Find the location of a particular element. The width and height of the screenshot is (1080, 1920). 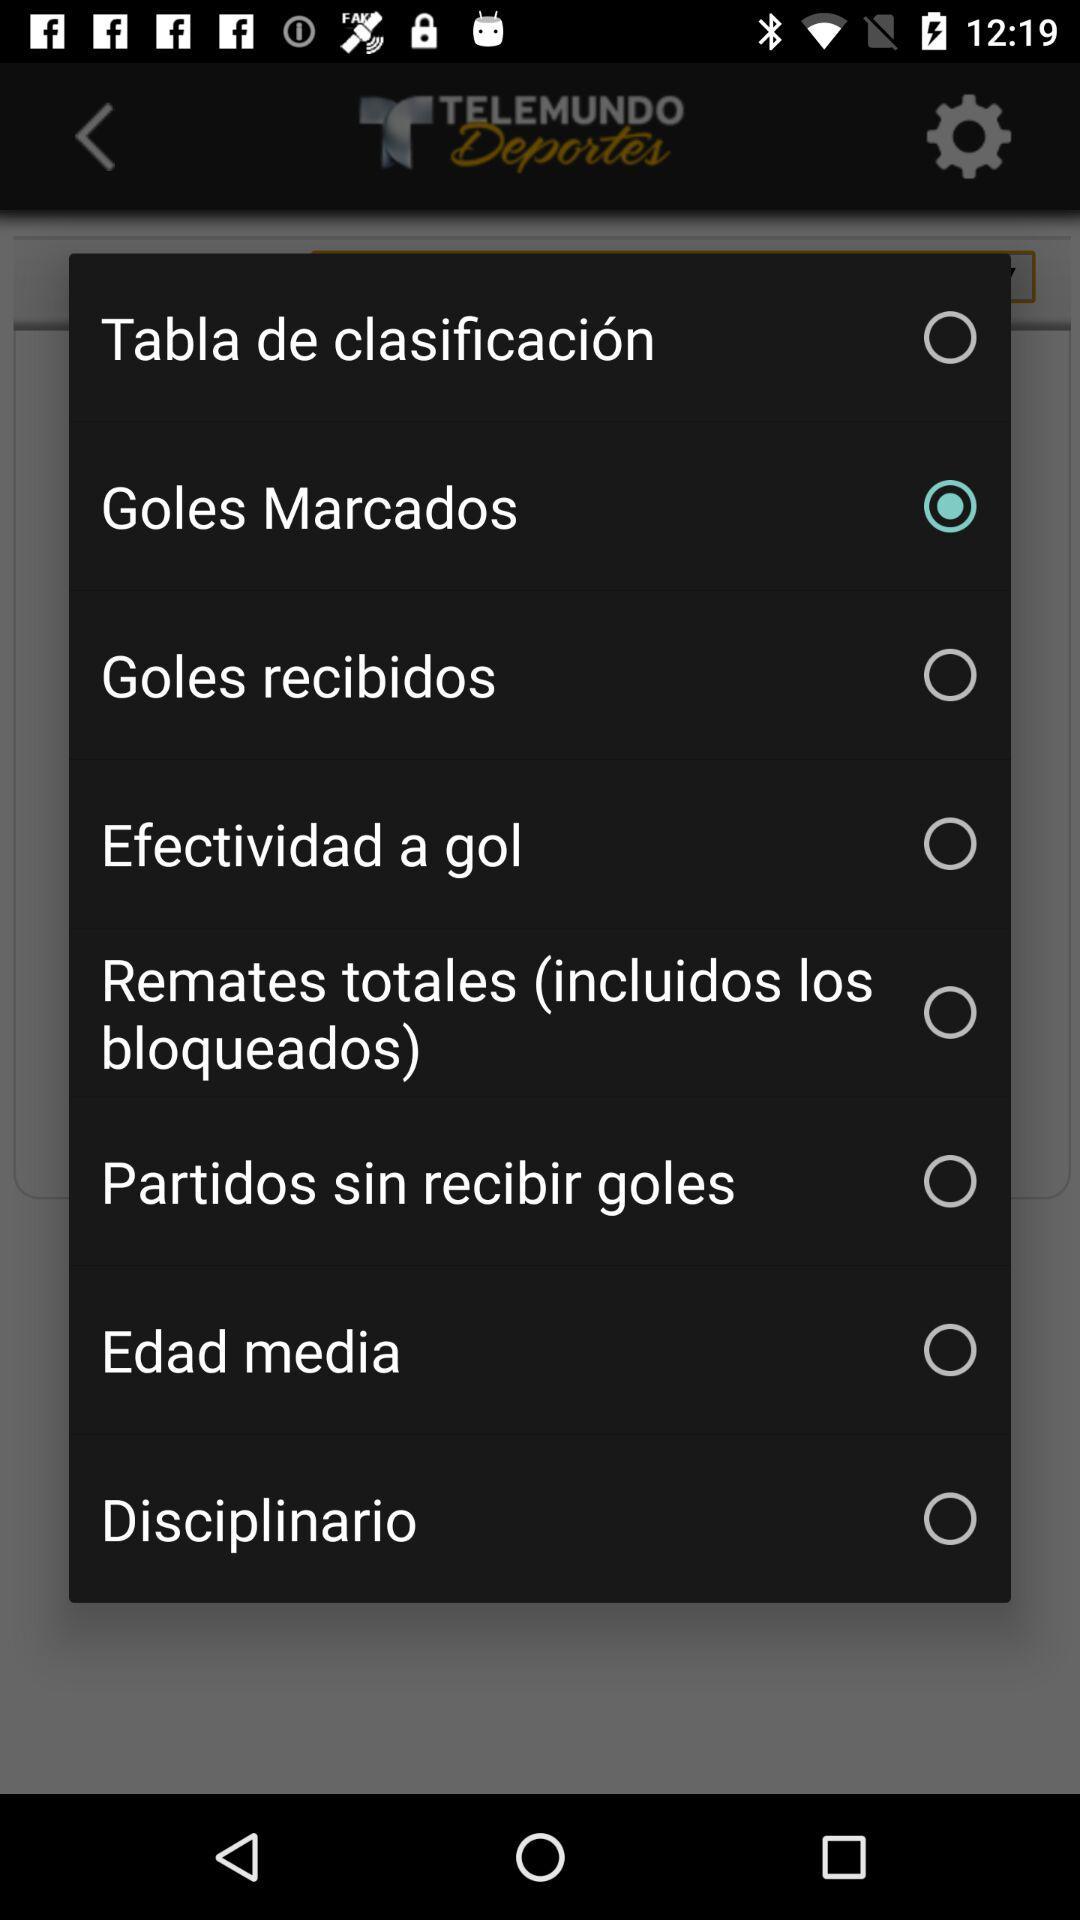

the disciplinario item is located at coordinates (540, 1518).